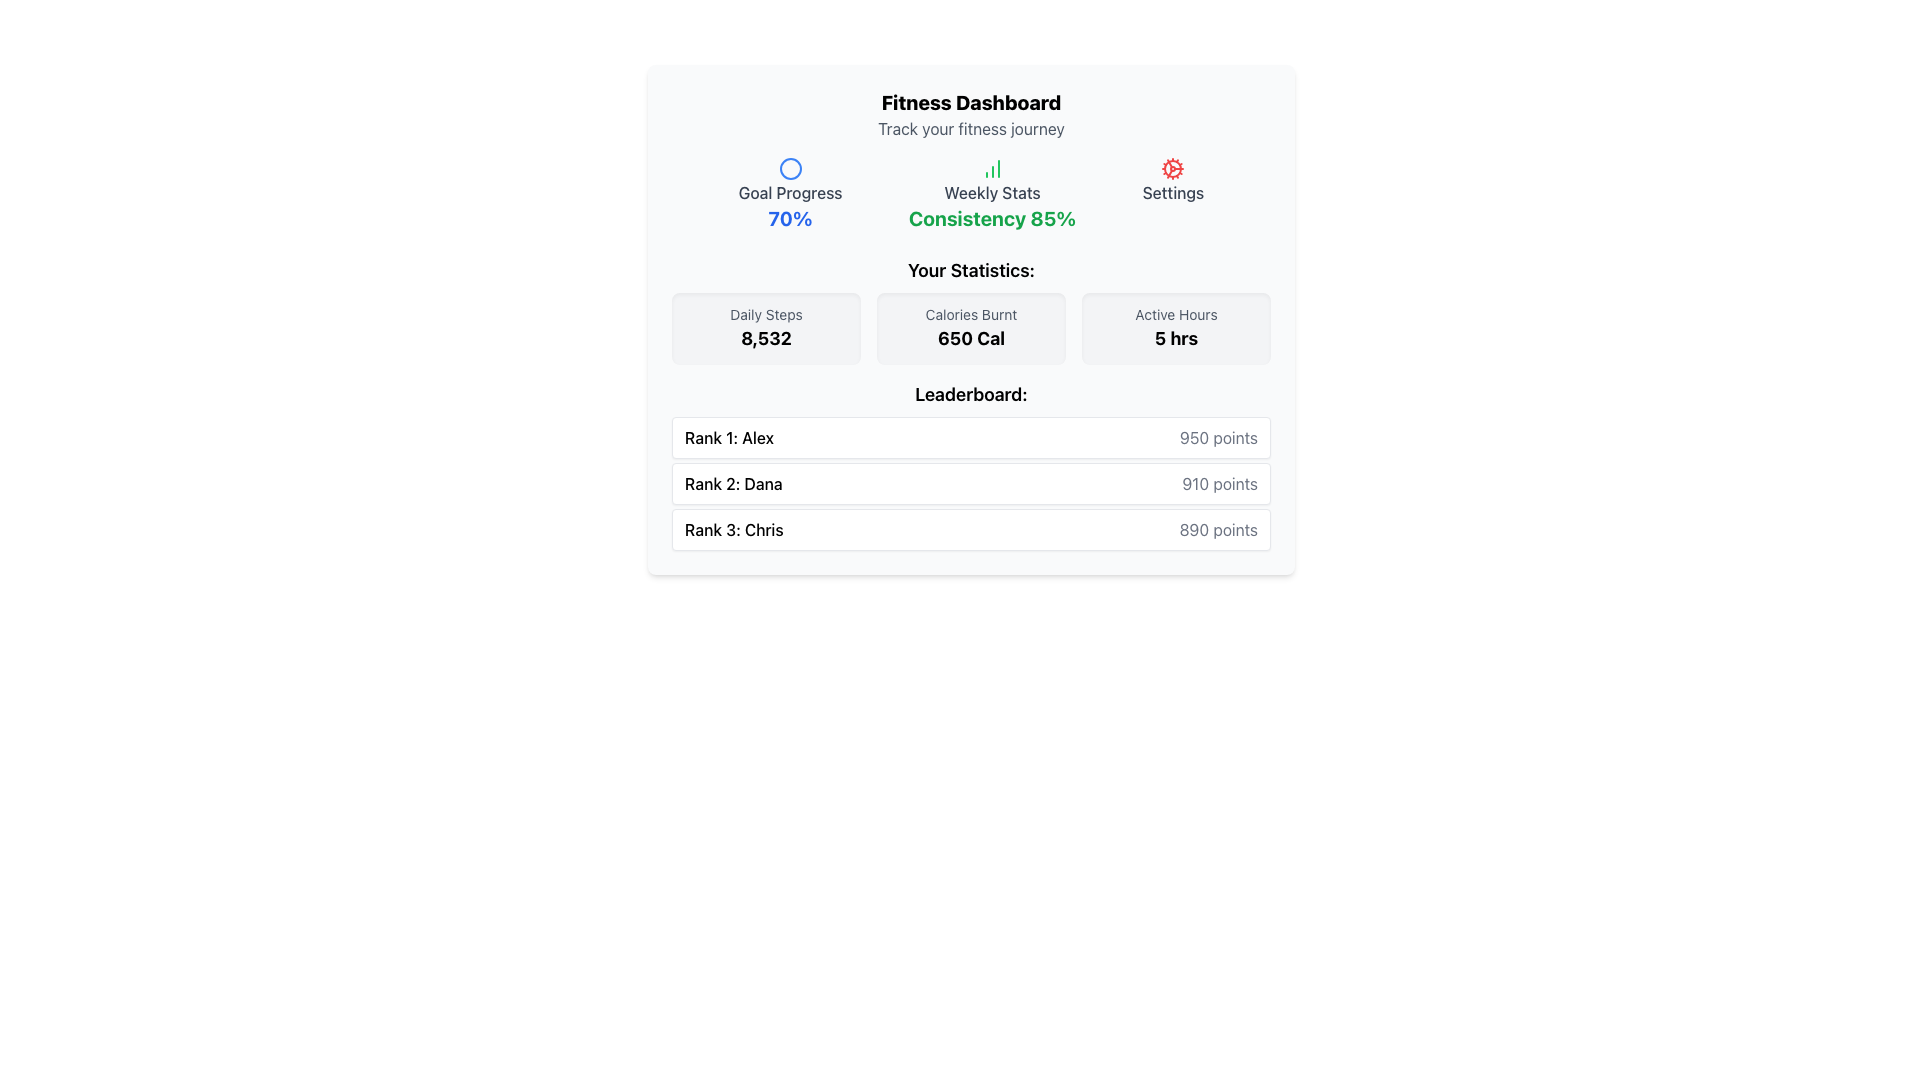 The width and height of the screenshot is (1920, 1080). What do you see at coordinates (1176, 315) in the screenshot?
I see `the Text label that indicates the active hours achieved, which is located at the top of the rightmost statistics box in the interface` at bounding box center [1176, 315].